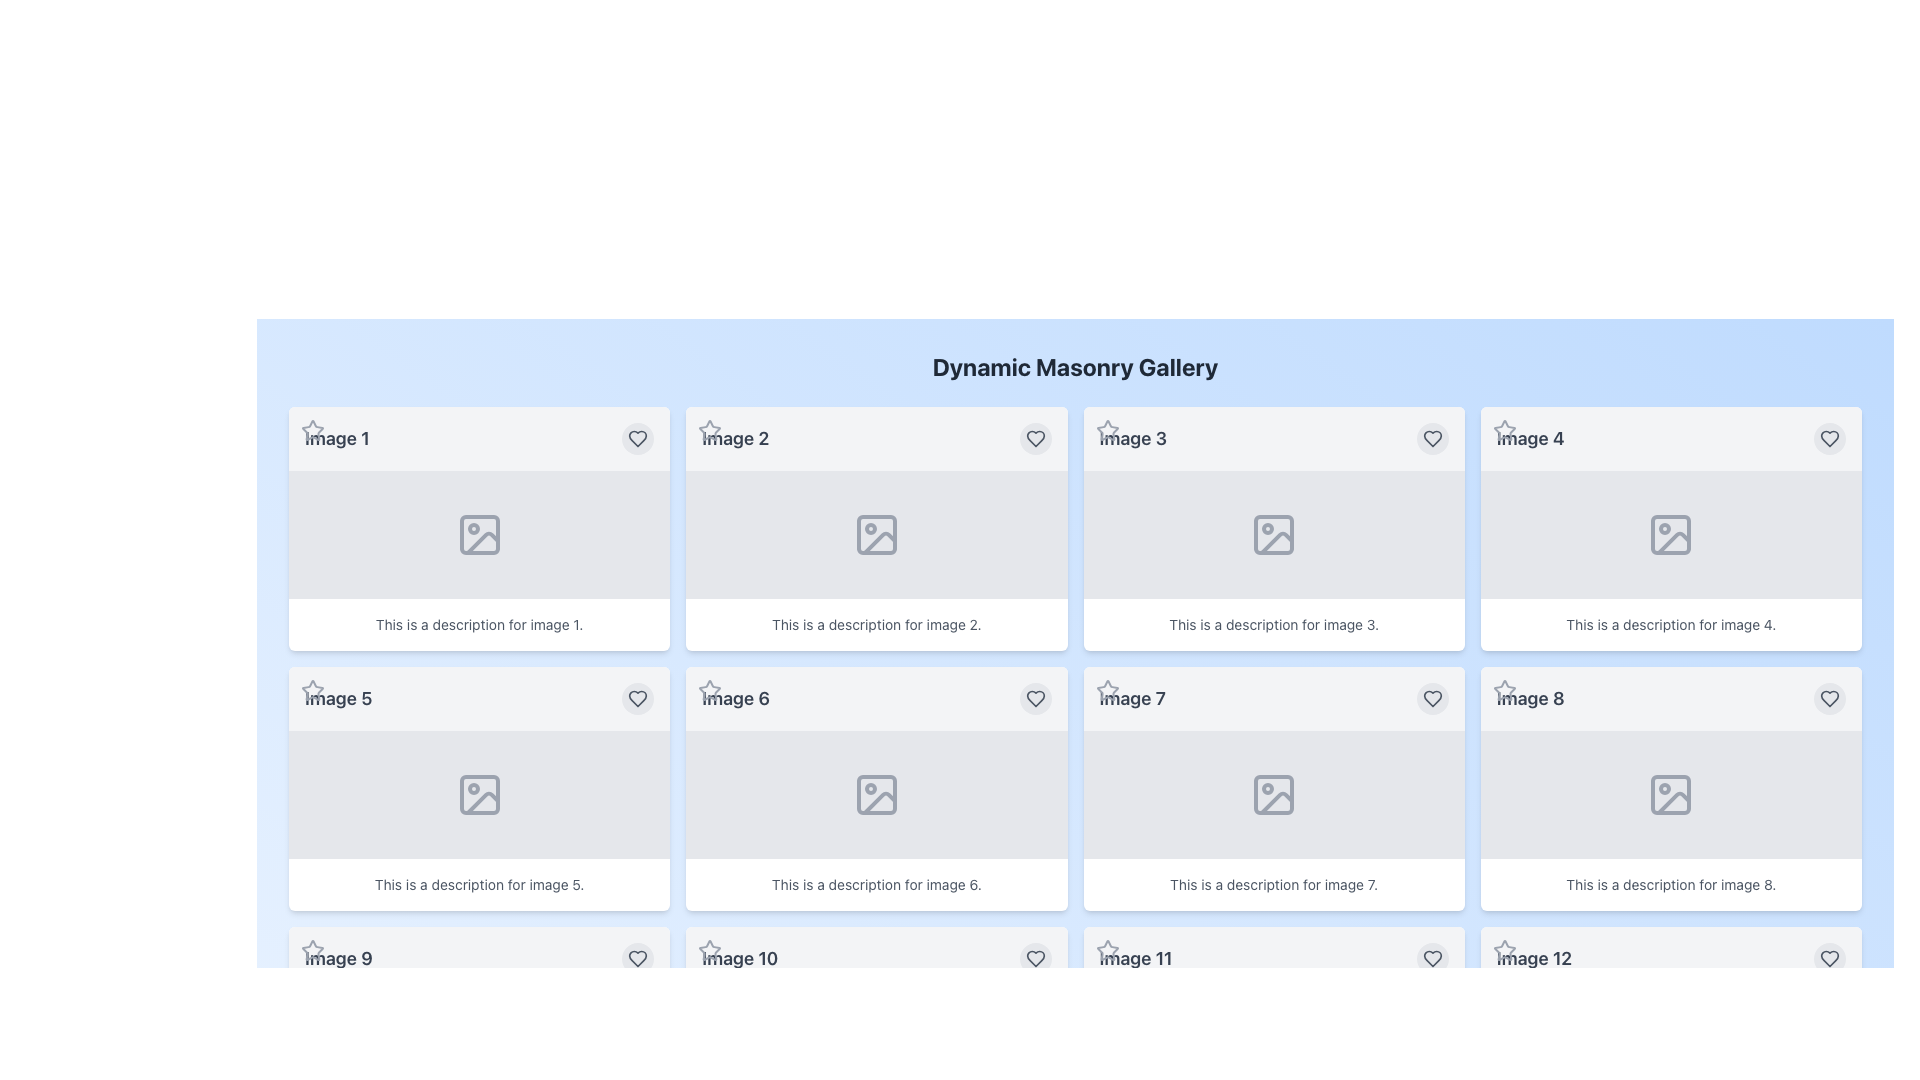 Image resolution: width=1920 pixels, height=1080 pixels. Describe the element at coordinates (876, 788) in the screenshot. I see `the sixth card in the grid layout, which displays 'Image 6' as a header and has a centered image icon` at that location.